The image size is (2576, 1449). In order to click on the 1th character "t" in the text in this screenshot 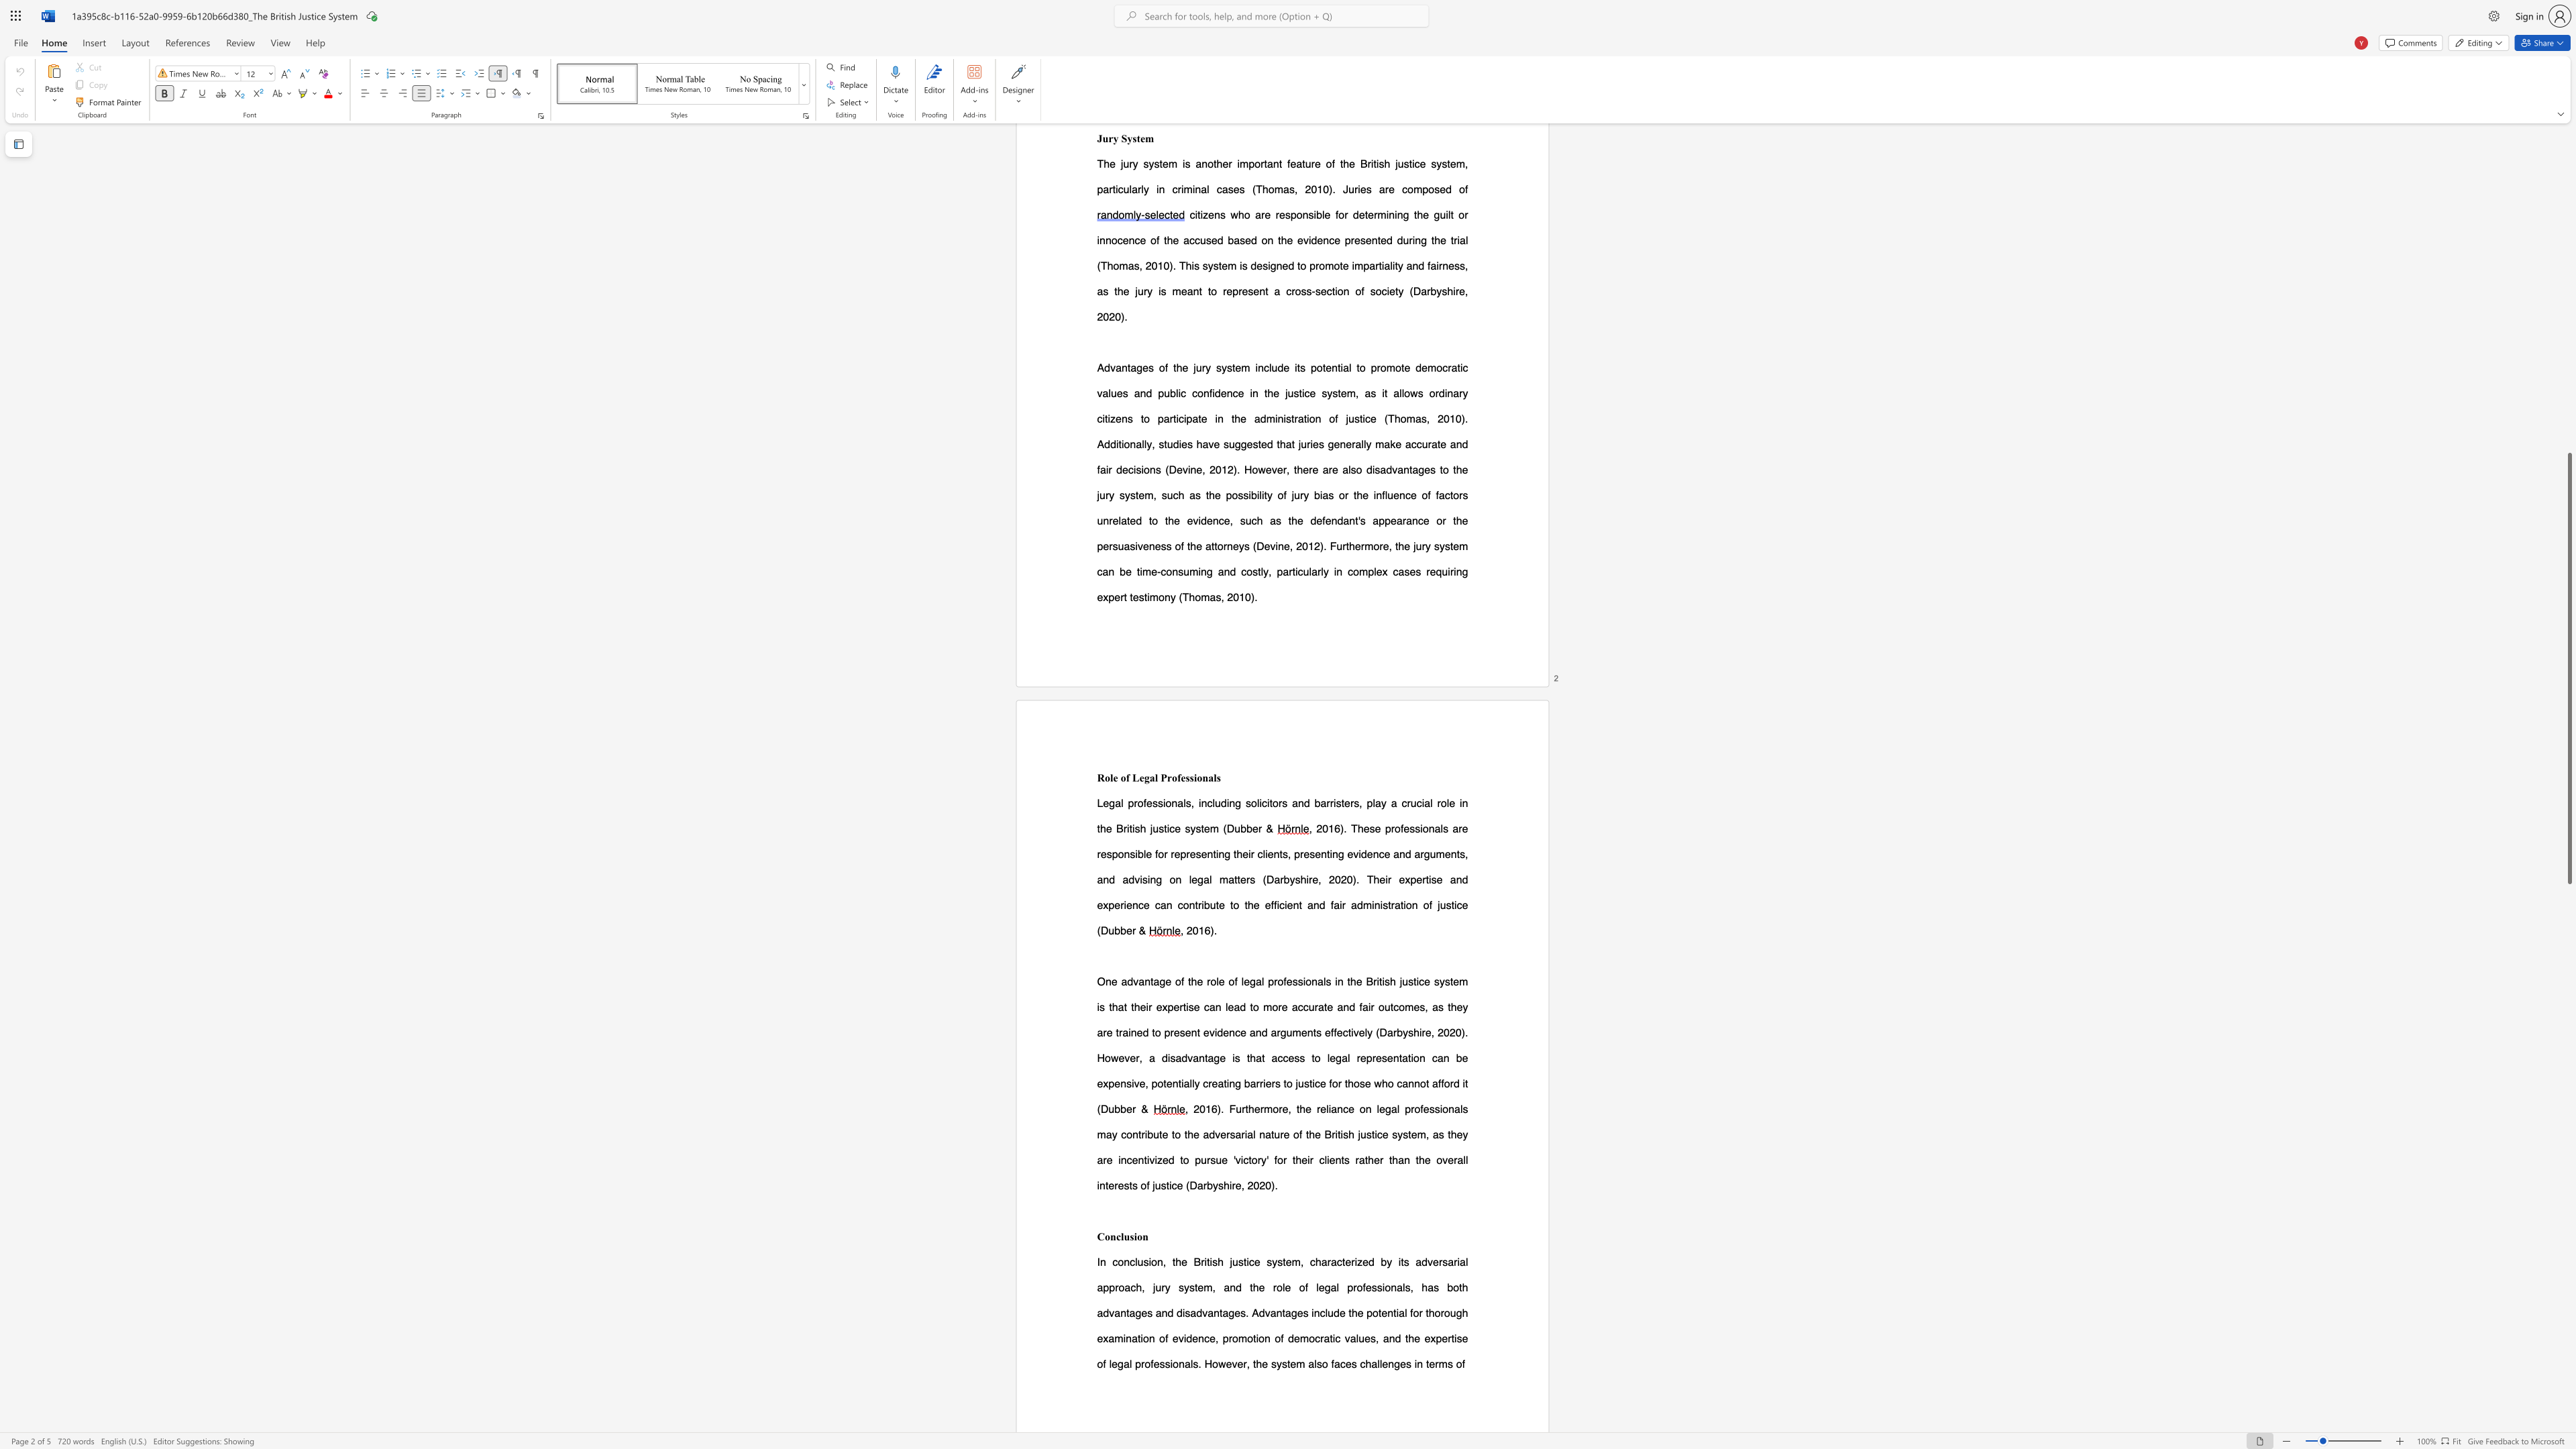, I will do `click(1214, 854)`.